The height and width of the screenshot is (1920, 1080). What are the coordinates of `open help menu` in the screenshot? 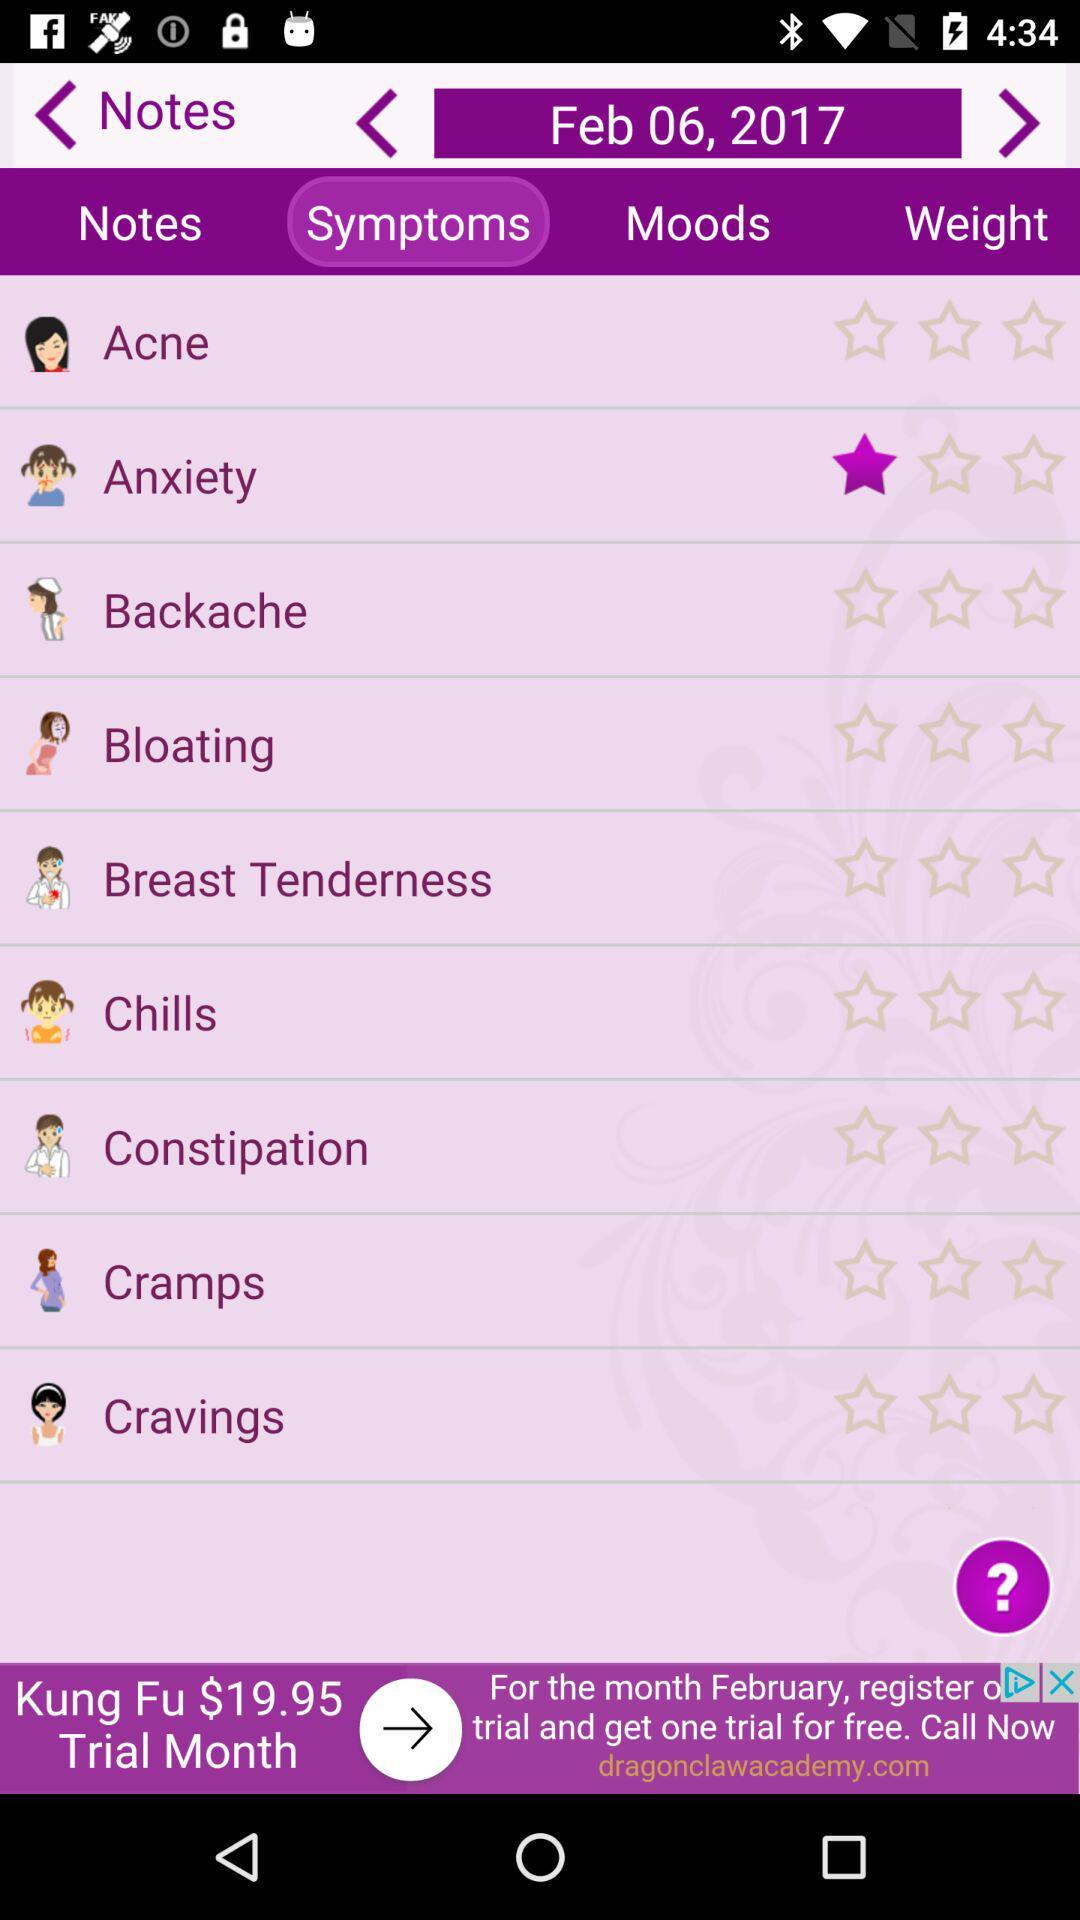 It's located at (1003, 1584).